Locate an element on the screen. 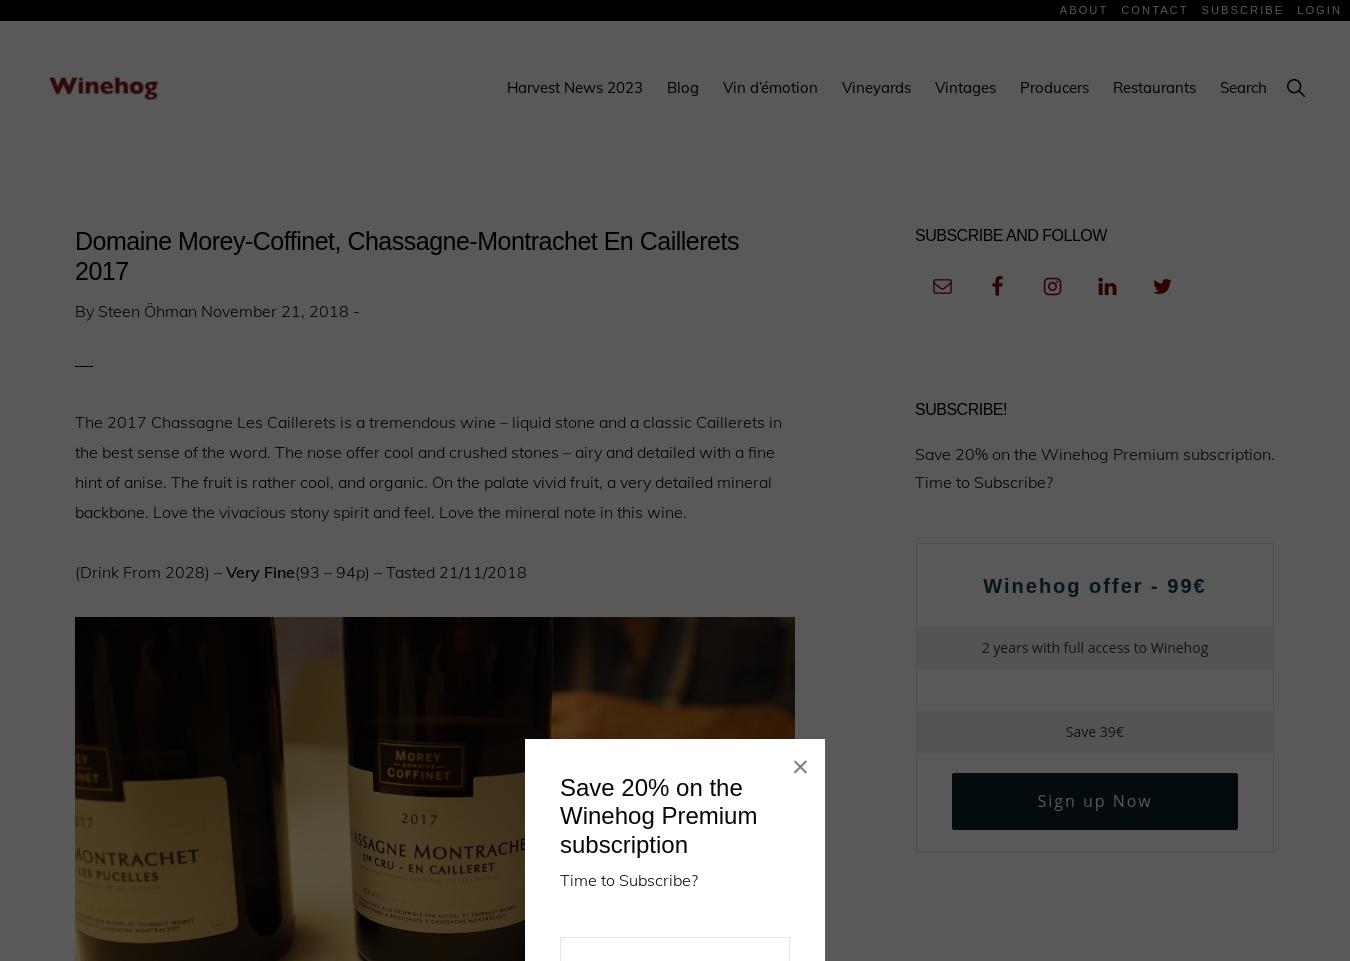  'Contact' is located at coordinates (1121, 8).